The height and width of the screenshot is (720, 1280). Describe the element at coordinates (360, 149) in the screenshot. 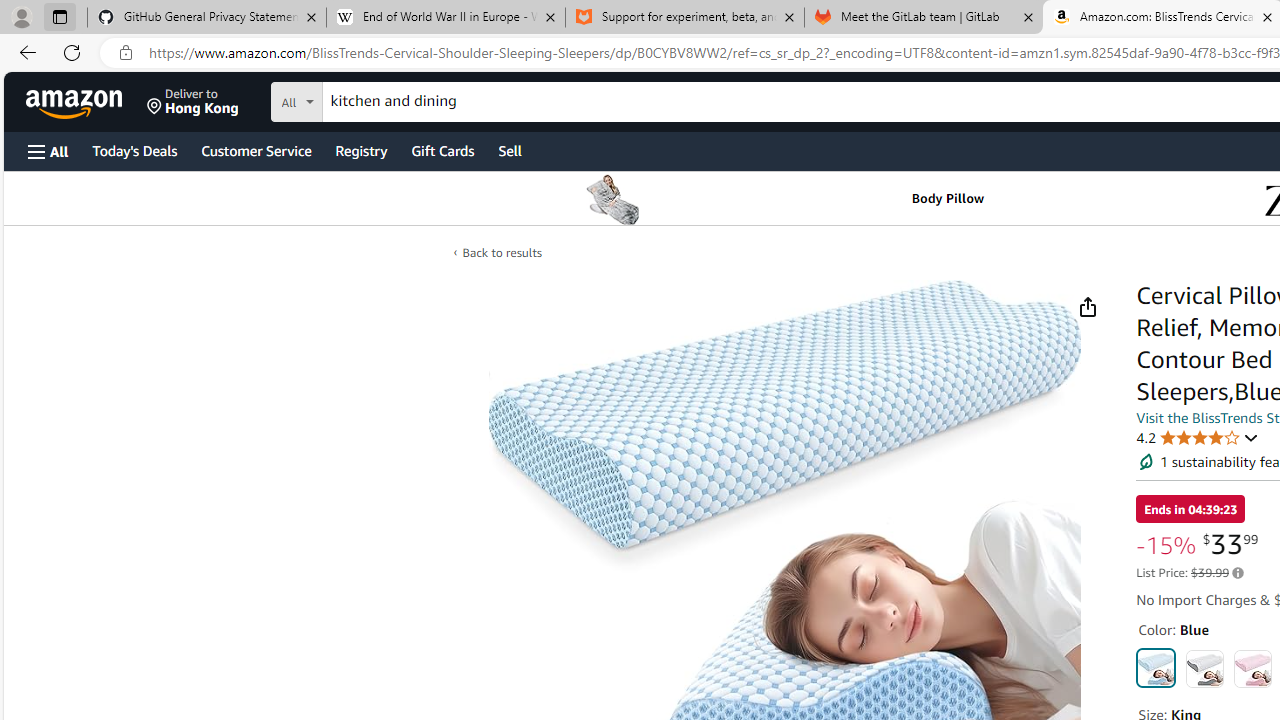

I see `'Registry'` at that location.